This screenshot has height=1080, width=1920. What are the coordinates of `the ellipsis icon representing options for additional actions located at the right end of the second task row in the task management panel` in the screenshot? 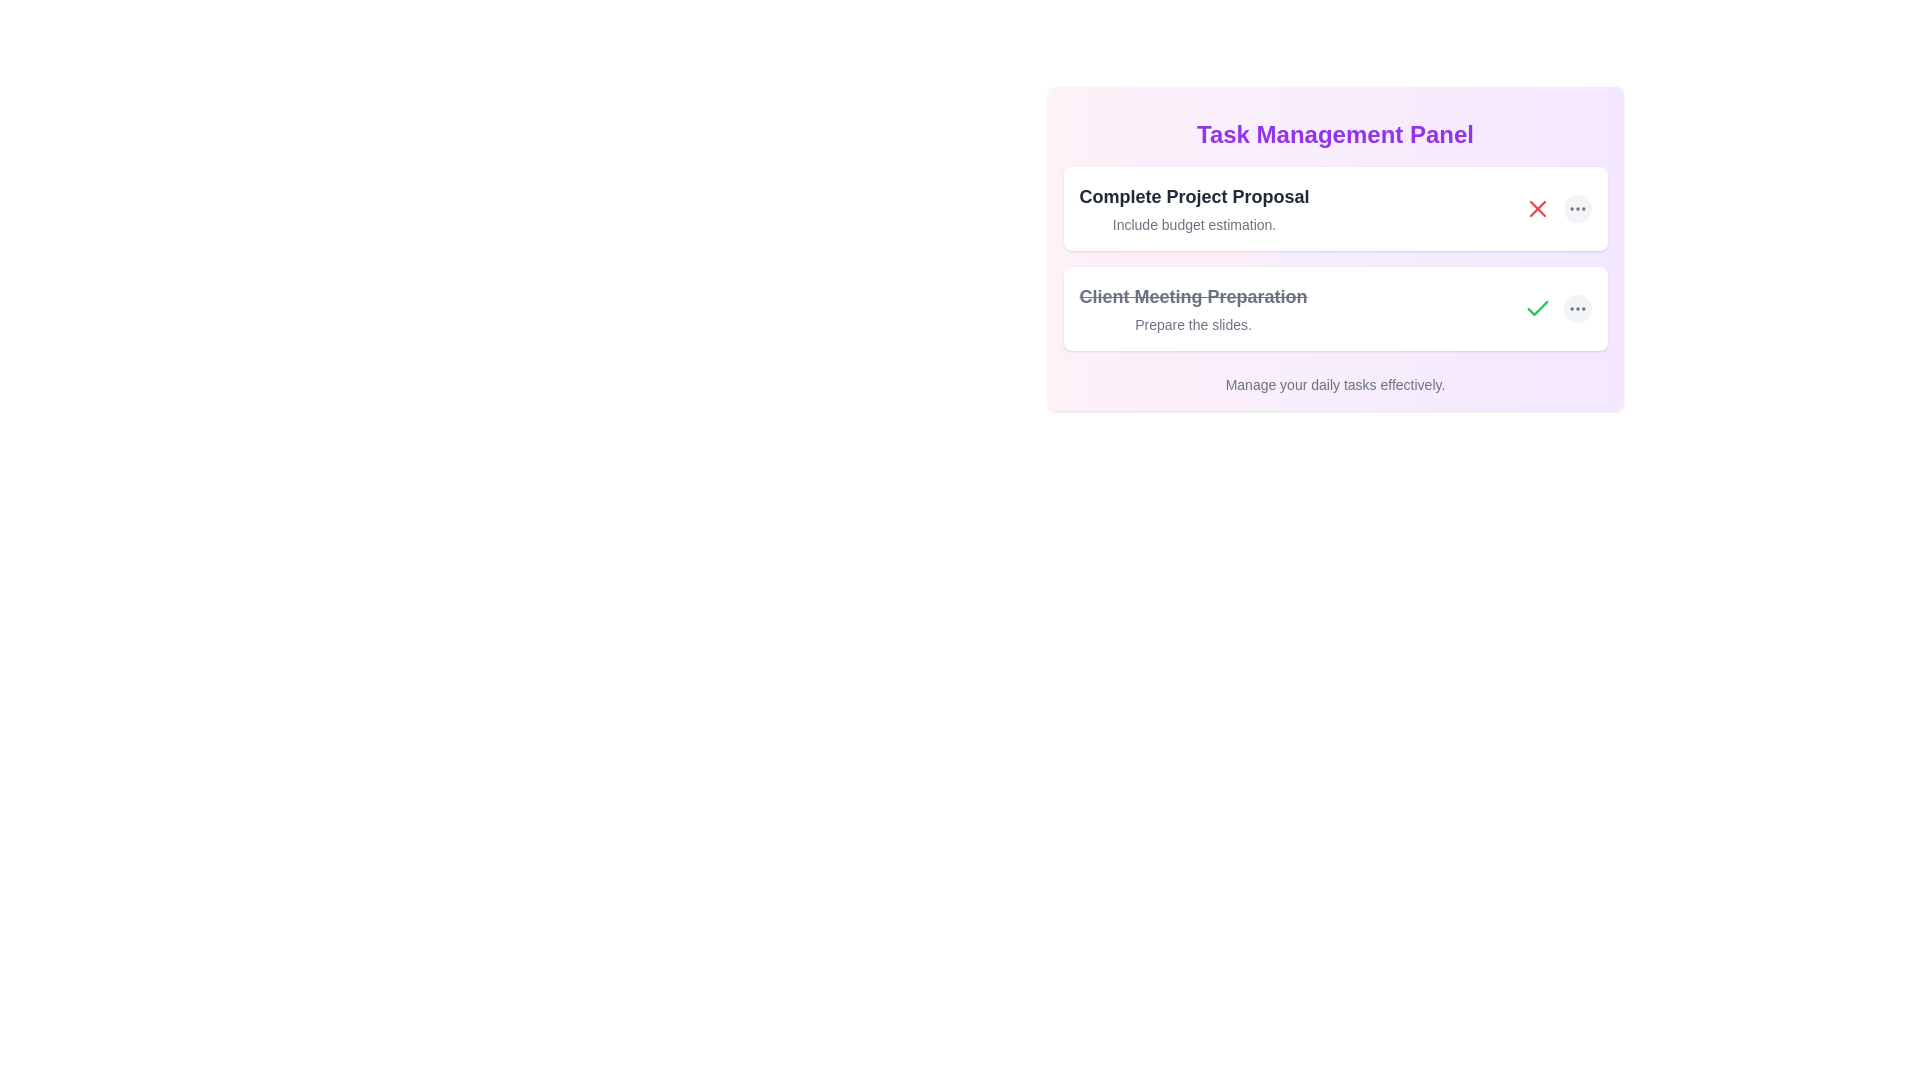 It's located at (1576, 208).